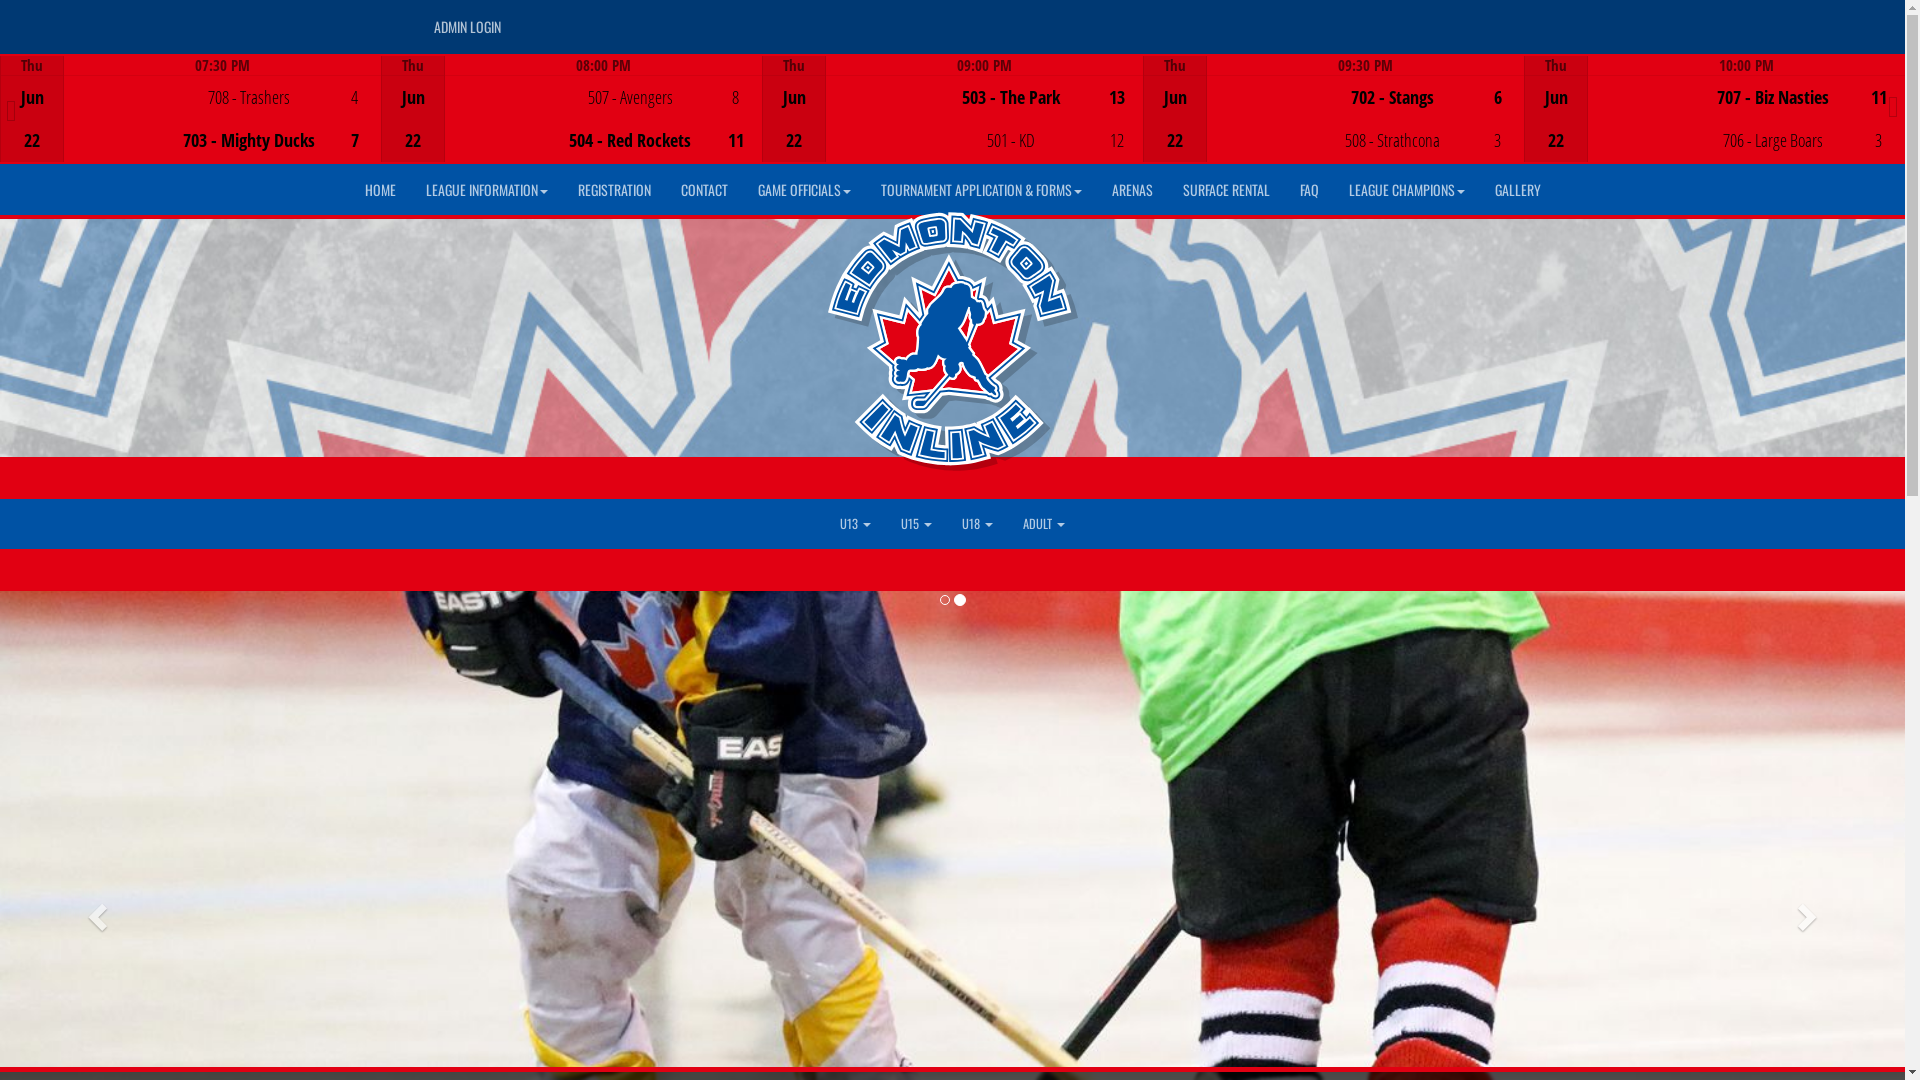 The width and height of the screenshot is (1920, 1080). Describe the element at coordinates (1283, 189) in the screenshot. I see `'FAQ'` at that location.